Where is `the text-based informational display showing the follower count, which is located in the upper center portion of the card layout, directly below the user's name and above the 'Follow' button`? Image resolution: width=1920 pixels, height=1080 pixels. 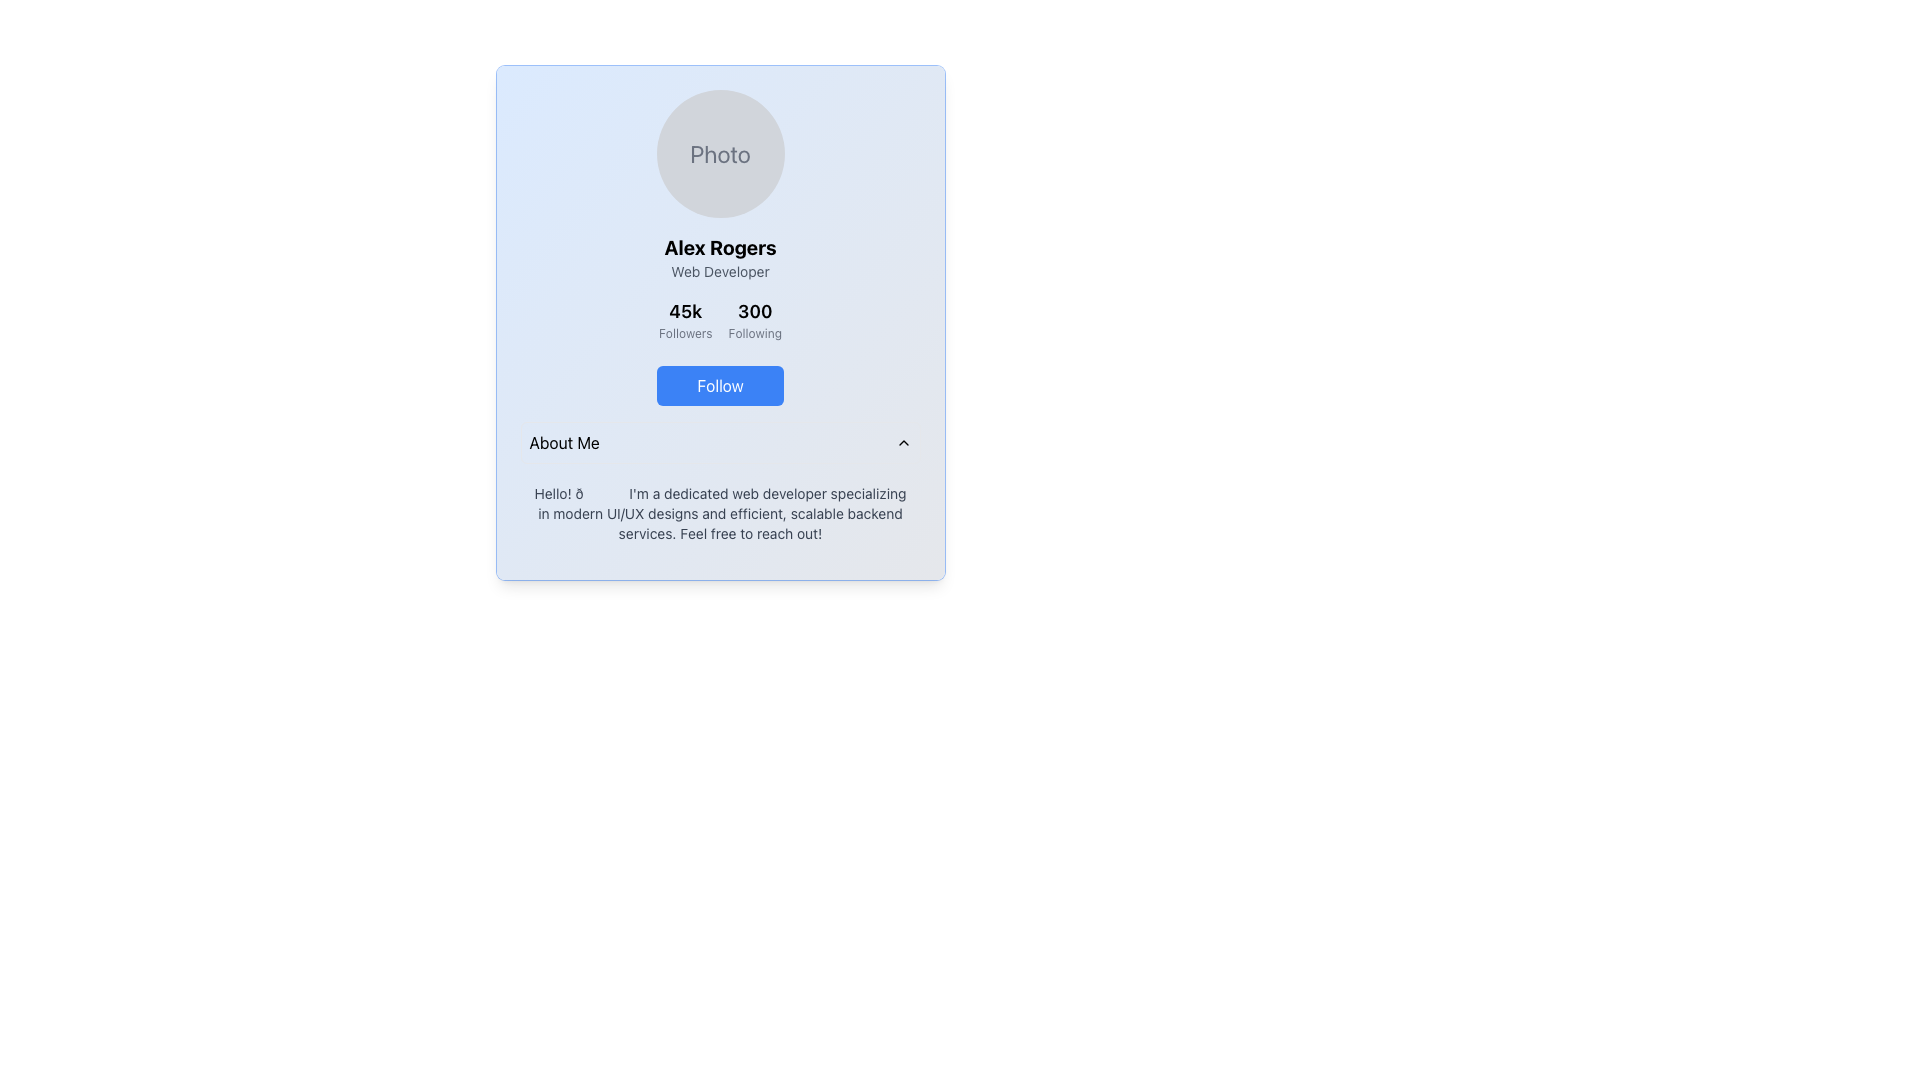 the text-based informational display showing the follower count, which is located in the upper center portion of the card layout, directly below the user's name and above the 'Follow' button is located at coordinates (685, 319).